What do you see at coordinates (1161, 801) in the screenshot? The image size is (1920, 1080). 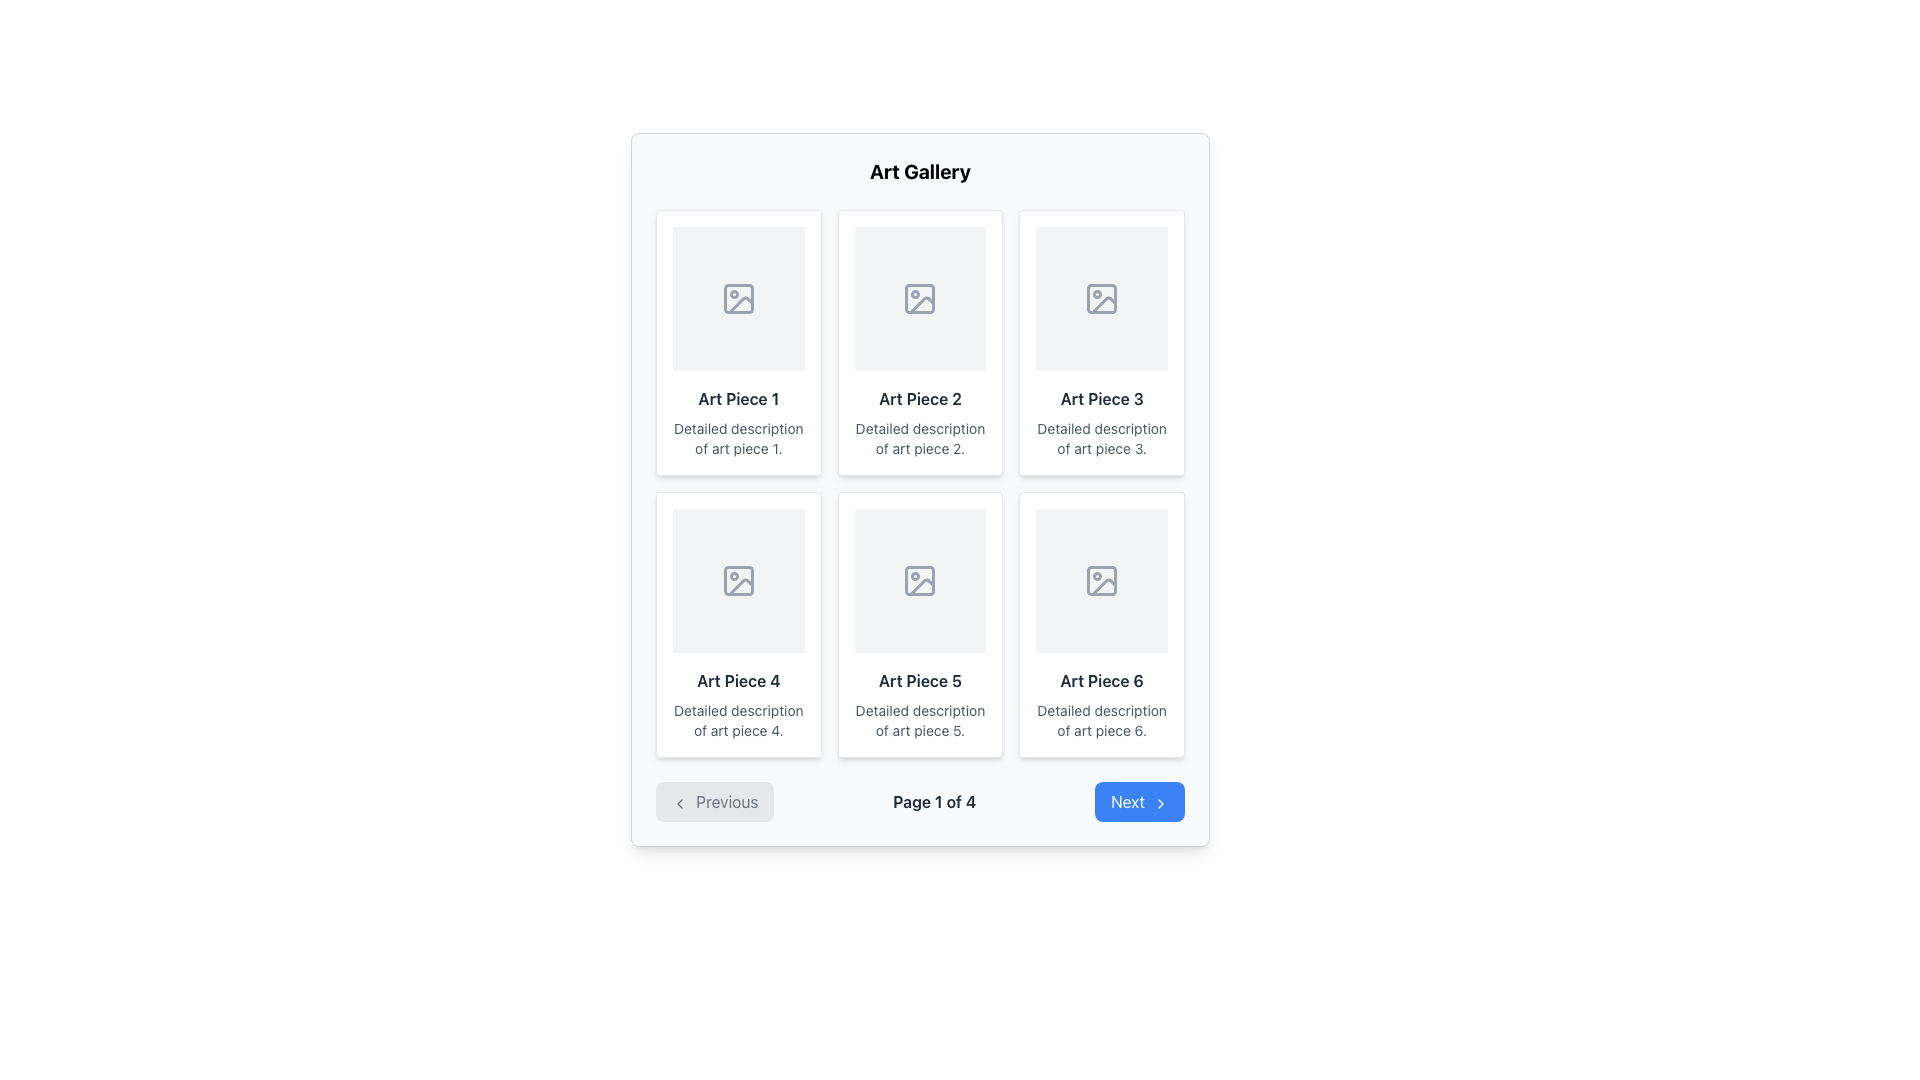 I see `the chevron icon located at the far-right side of the 'Next' button, which indicates navigation to the next page or section` at bounding box center [1161, 801].